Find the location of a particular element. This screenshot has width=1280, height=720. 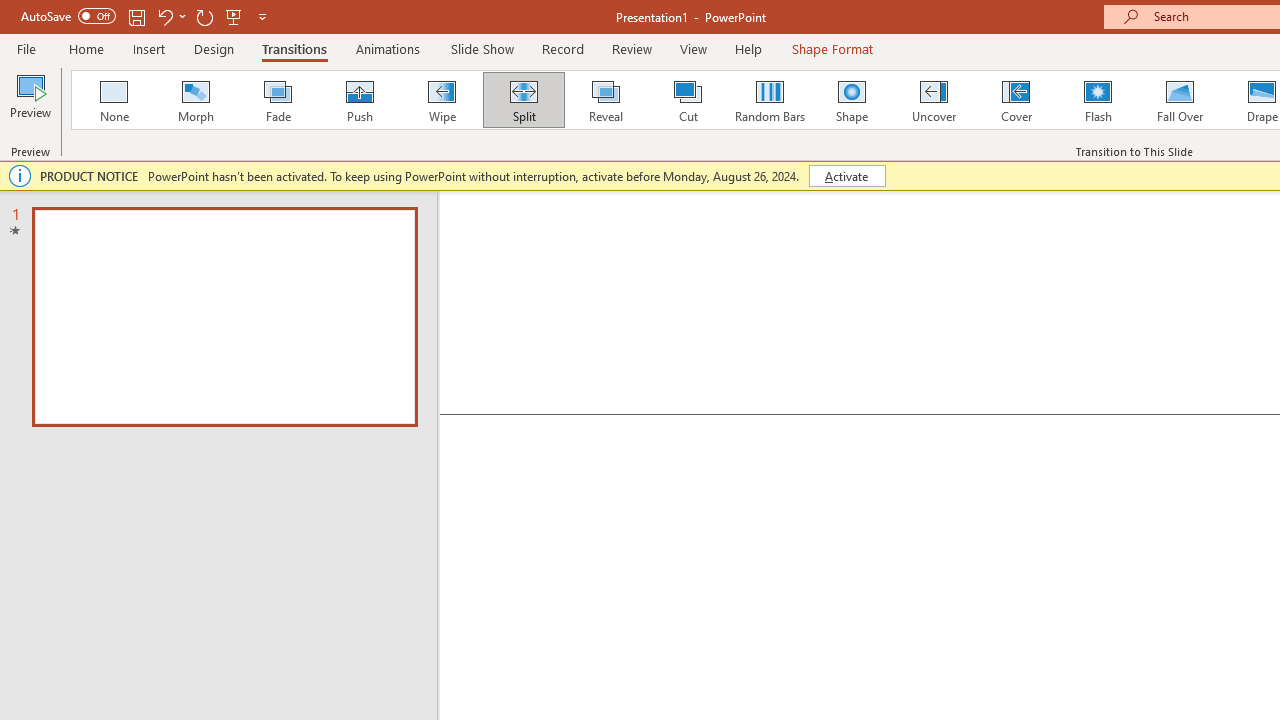

'Random Bars' is located at coordinates (769, 100).